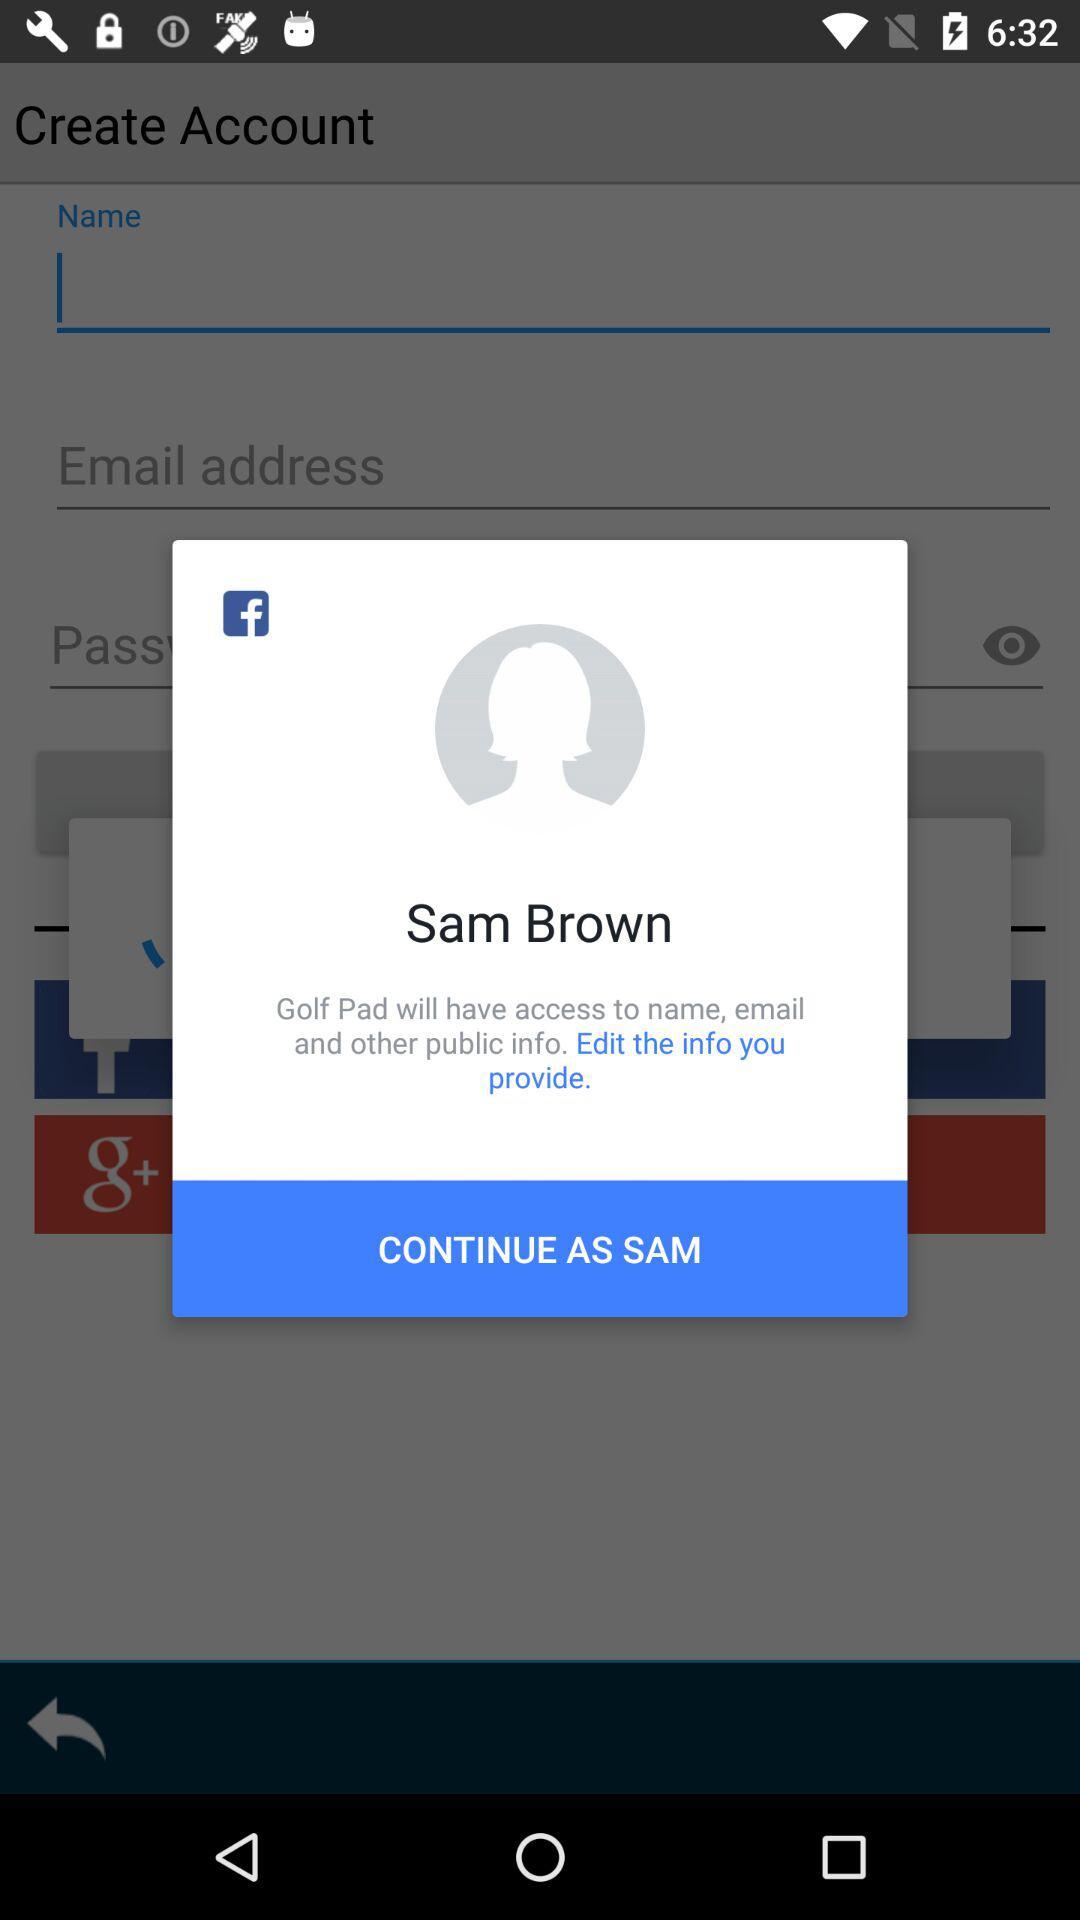 The image size is (1080, 1920). Describe the element at coordinates (540, 1247) in the screenshot. I see `continue as sam` at that location.